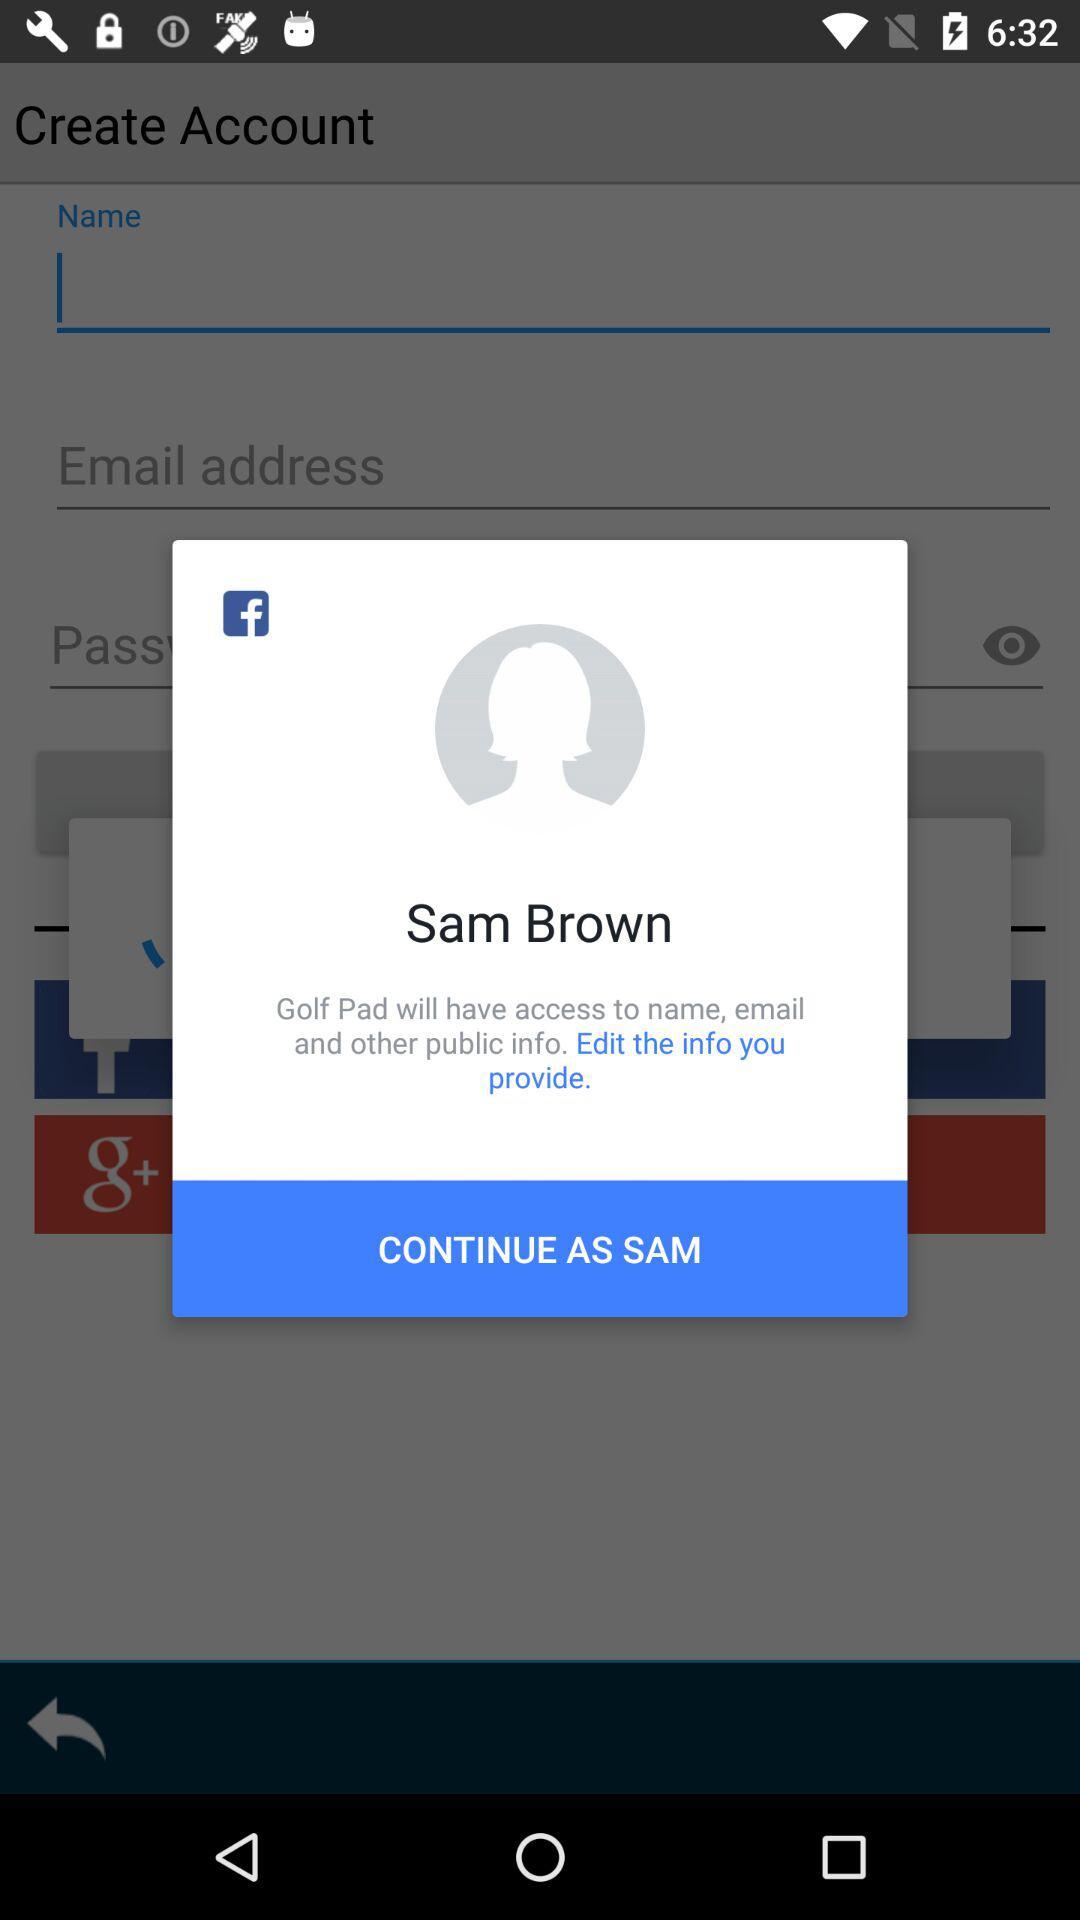 The image size is (1080, 1920). Describe the element at coordinates (540, 1247) in the screenshot. I see `continue as sam` at that location.